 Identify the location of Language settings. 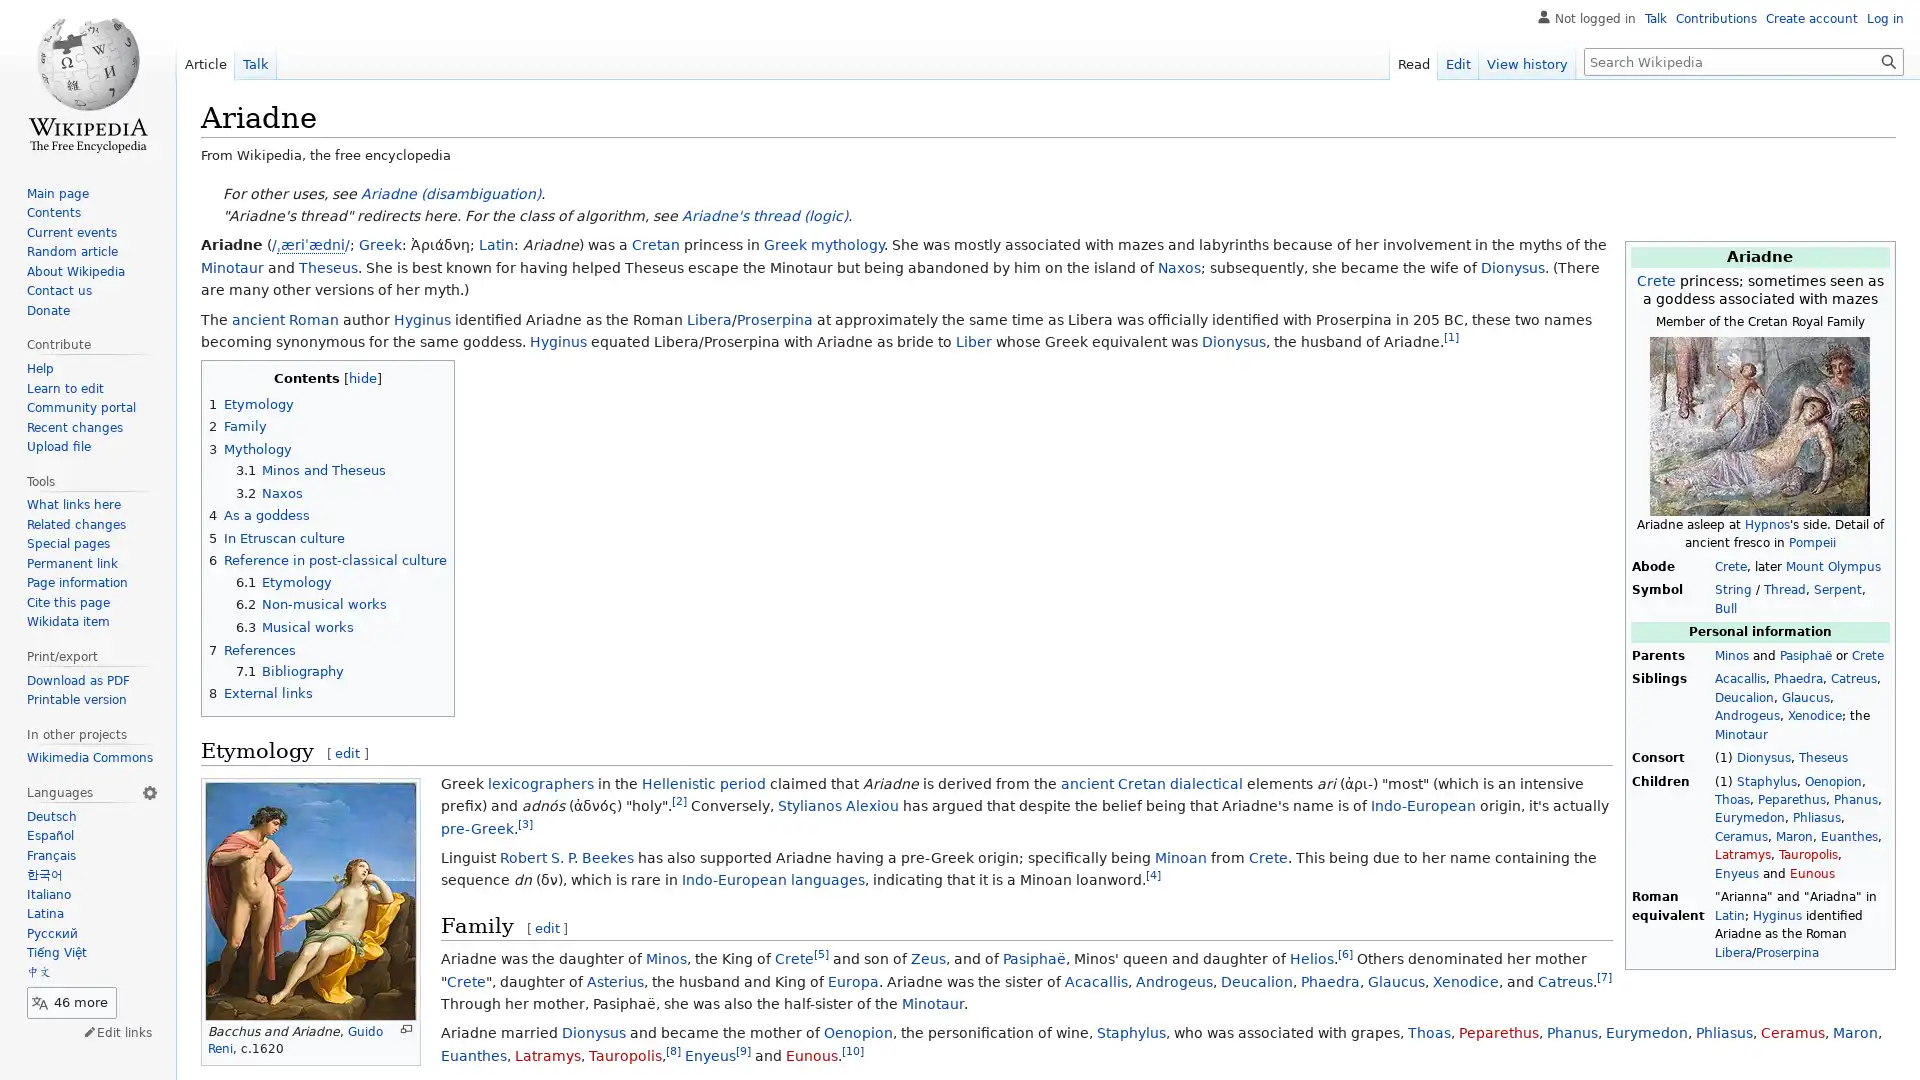
(148, 790).